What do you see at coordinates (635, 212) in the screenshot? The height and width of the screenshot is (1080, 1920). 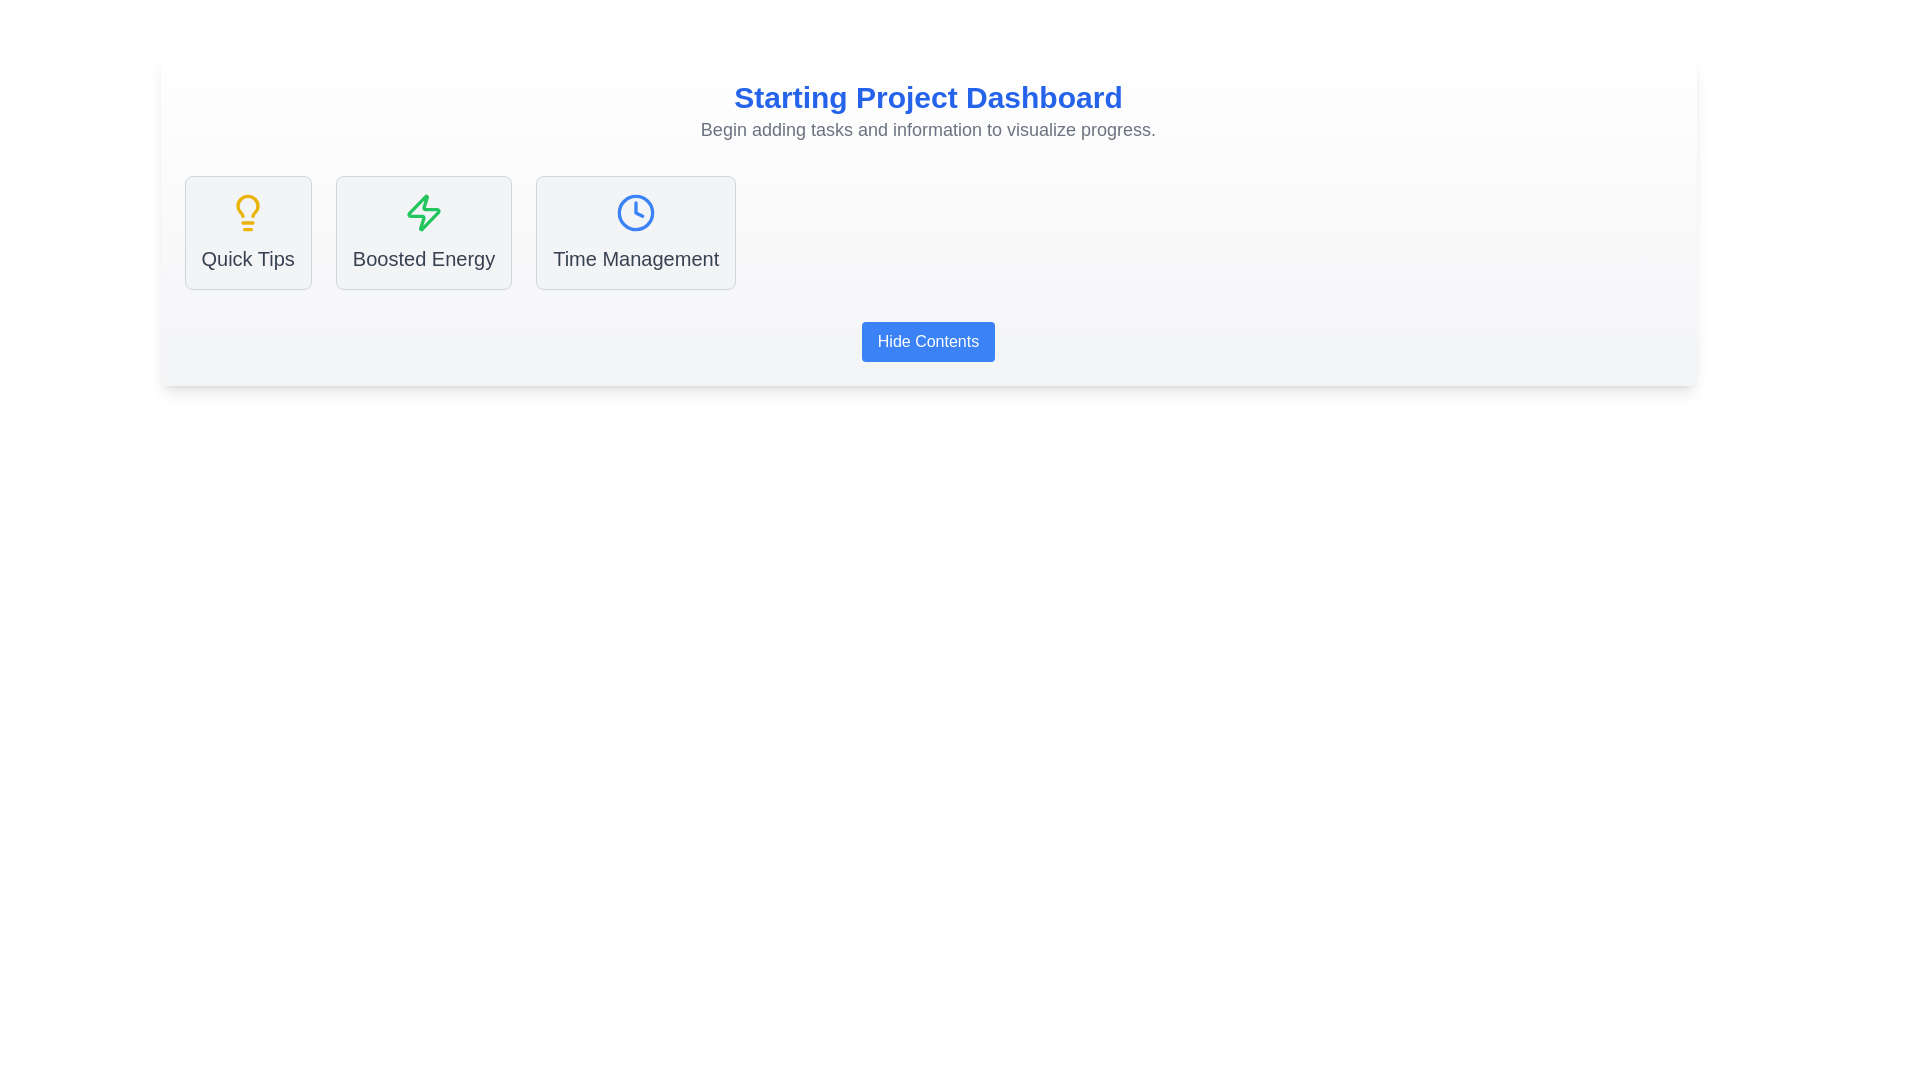 I see `the blue circular outline icon with a clock inside, located within the 'Time Management' button, which is the third button in a horizontal sequence of three buttons` at bounding box center [635, 212].